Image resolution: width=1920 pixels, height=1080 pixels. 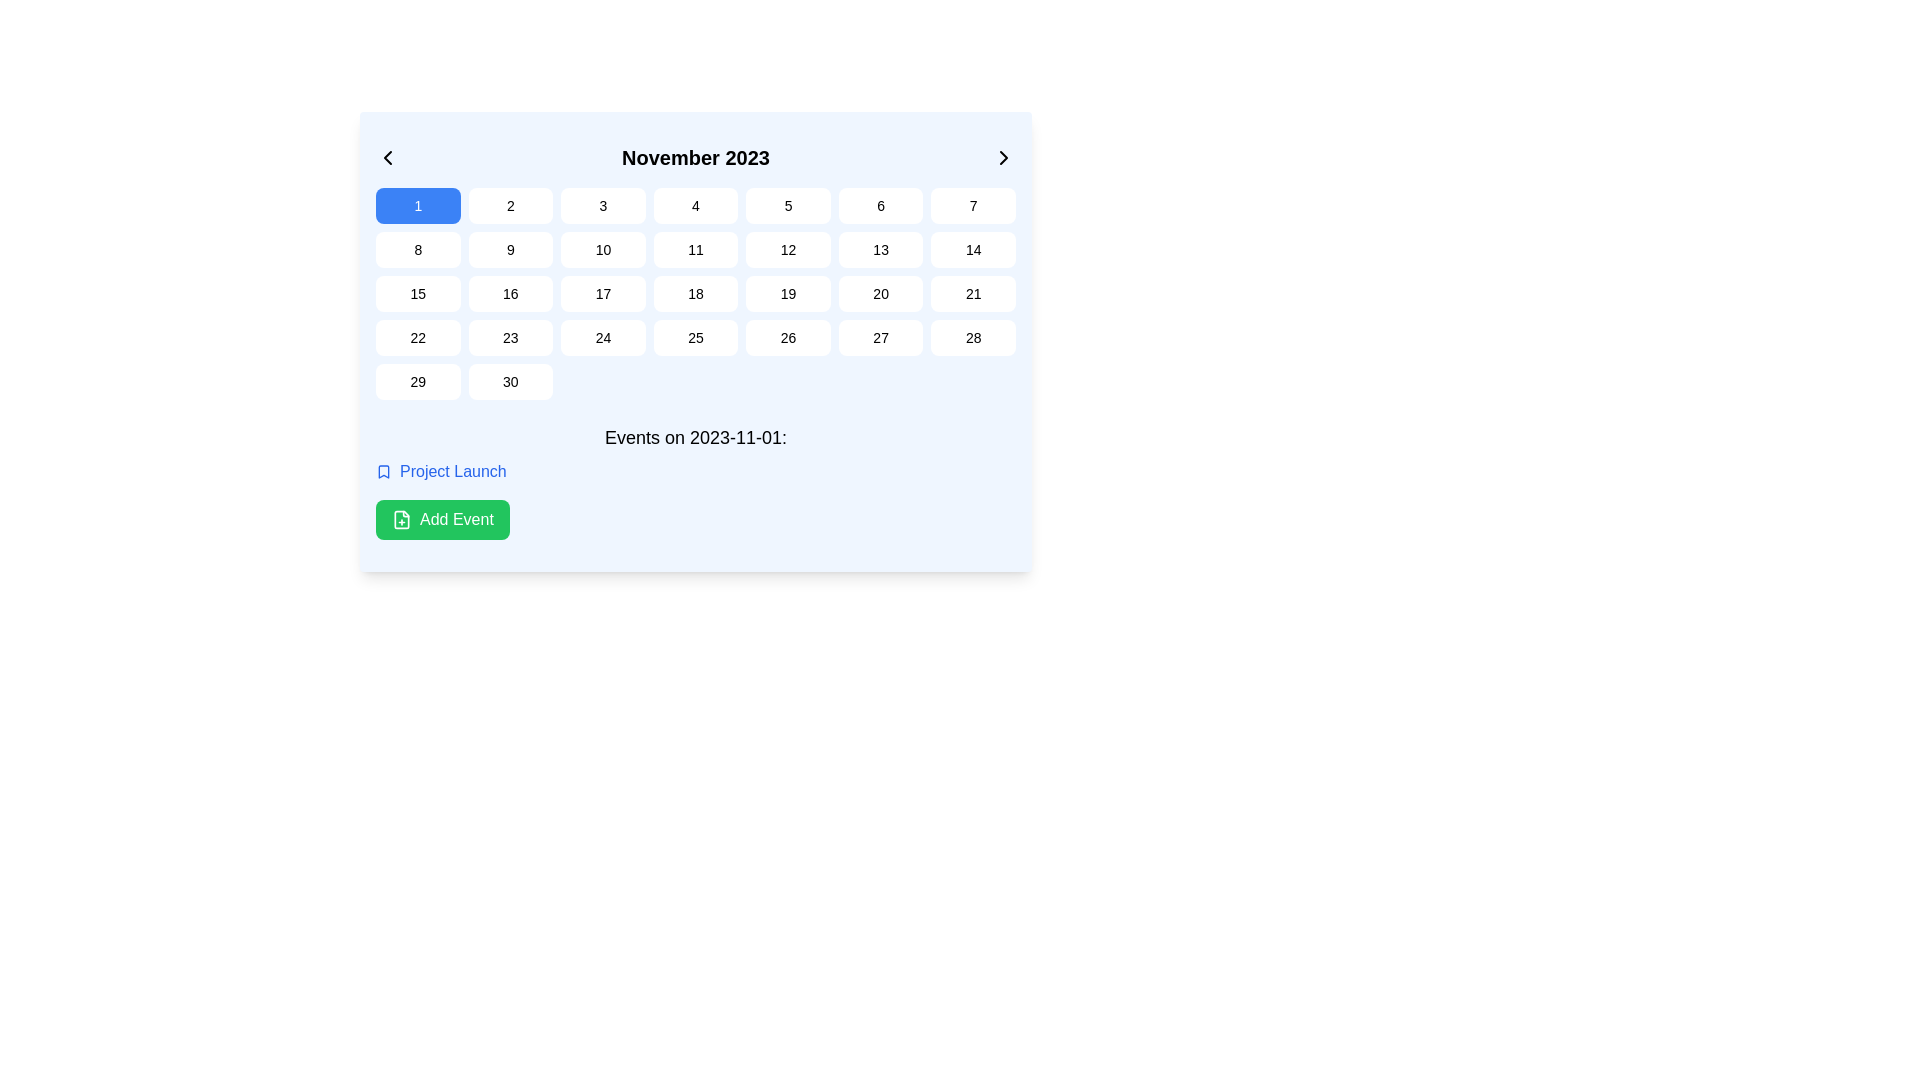 What do you see at coordinates (787, 293) in the screenshot?
I see `the selectable date button representing the 19th day of the month in the calendar grid layout` at bounding box center [787, 293].